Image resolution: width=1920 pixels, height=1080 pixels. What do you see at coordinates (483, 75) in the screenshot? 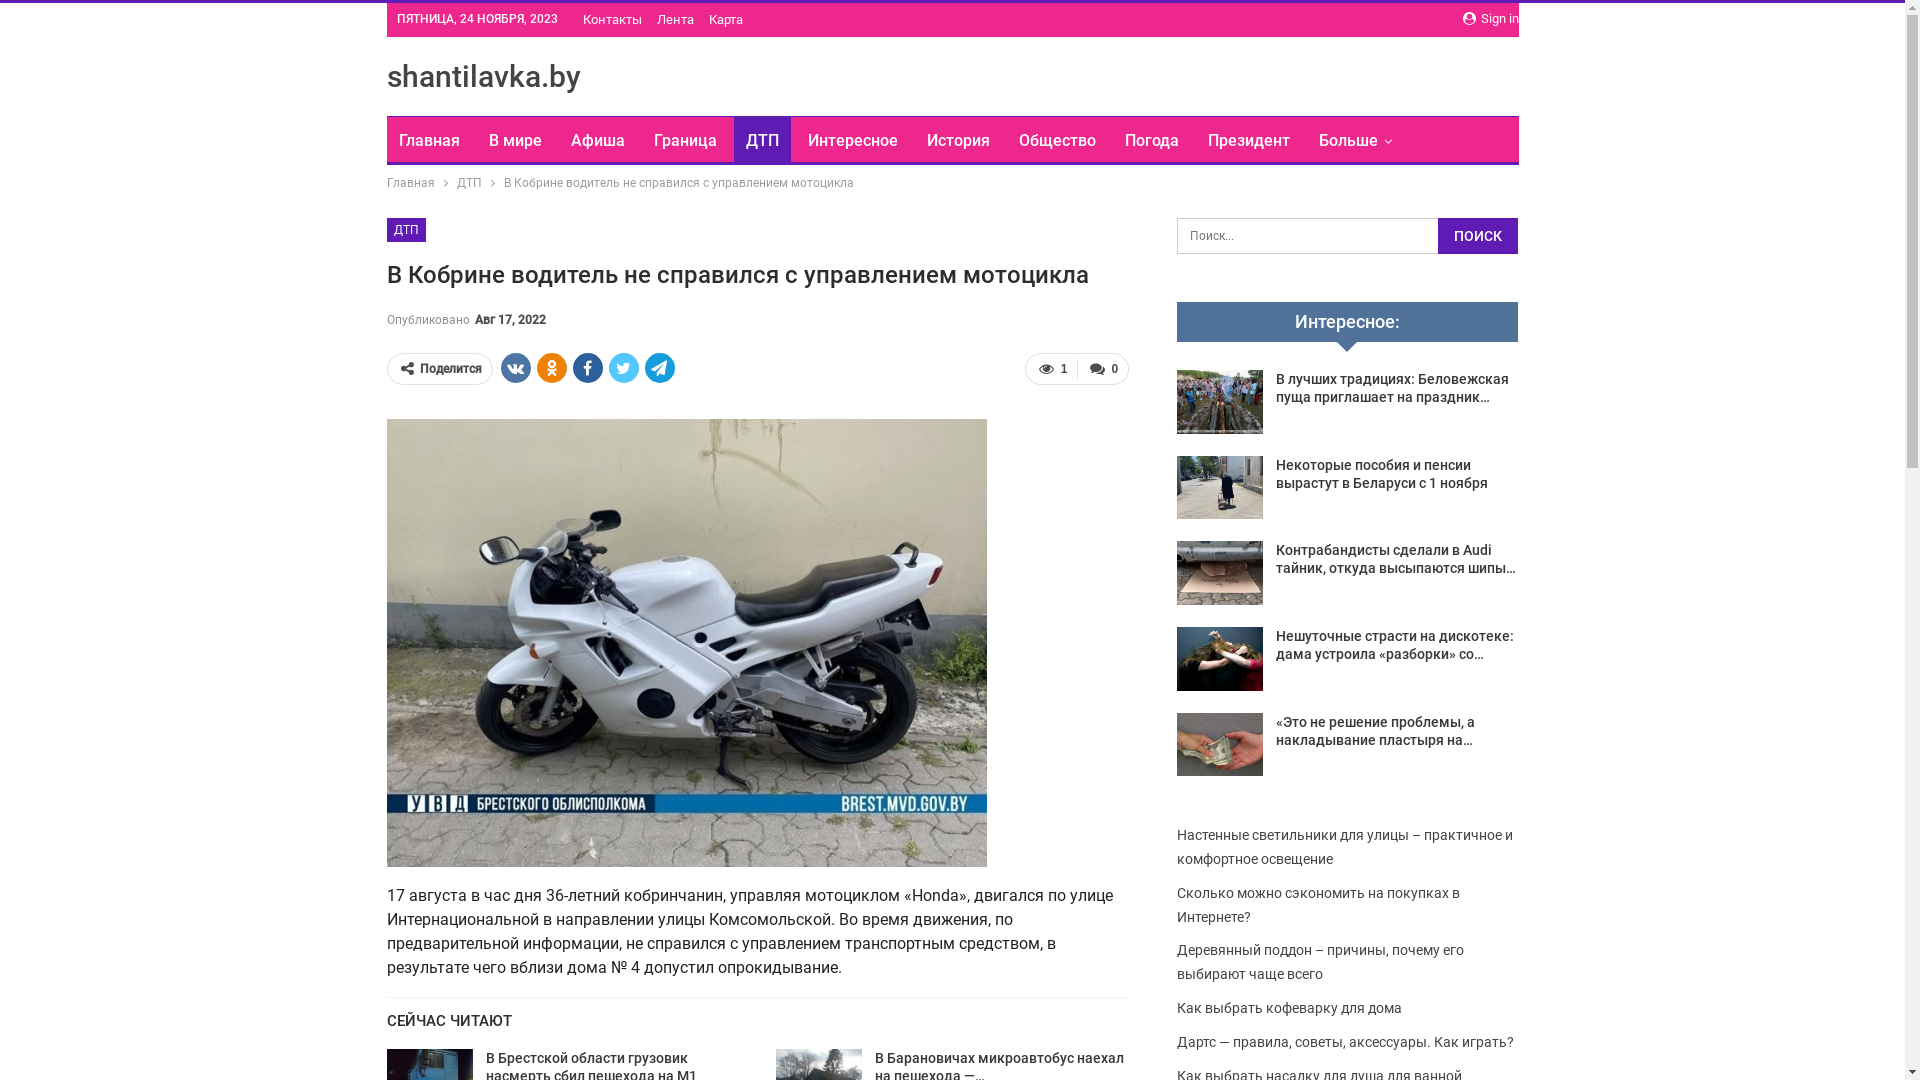
I see `'shantilavka.by'` at bounding box center [483, 75].